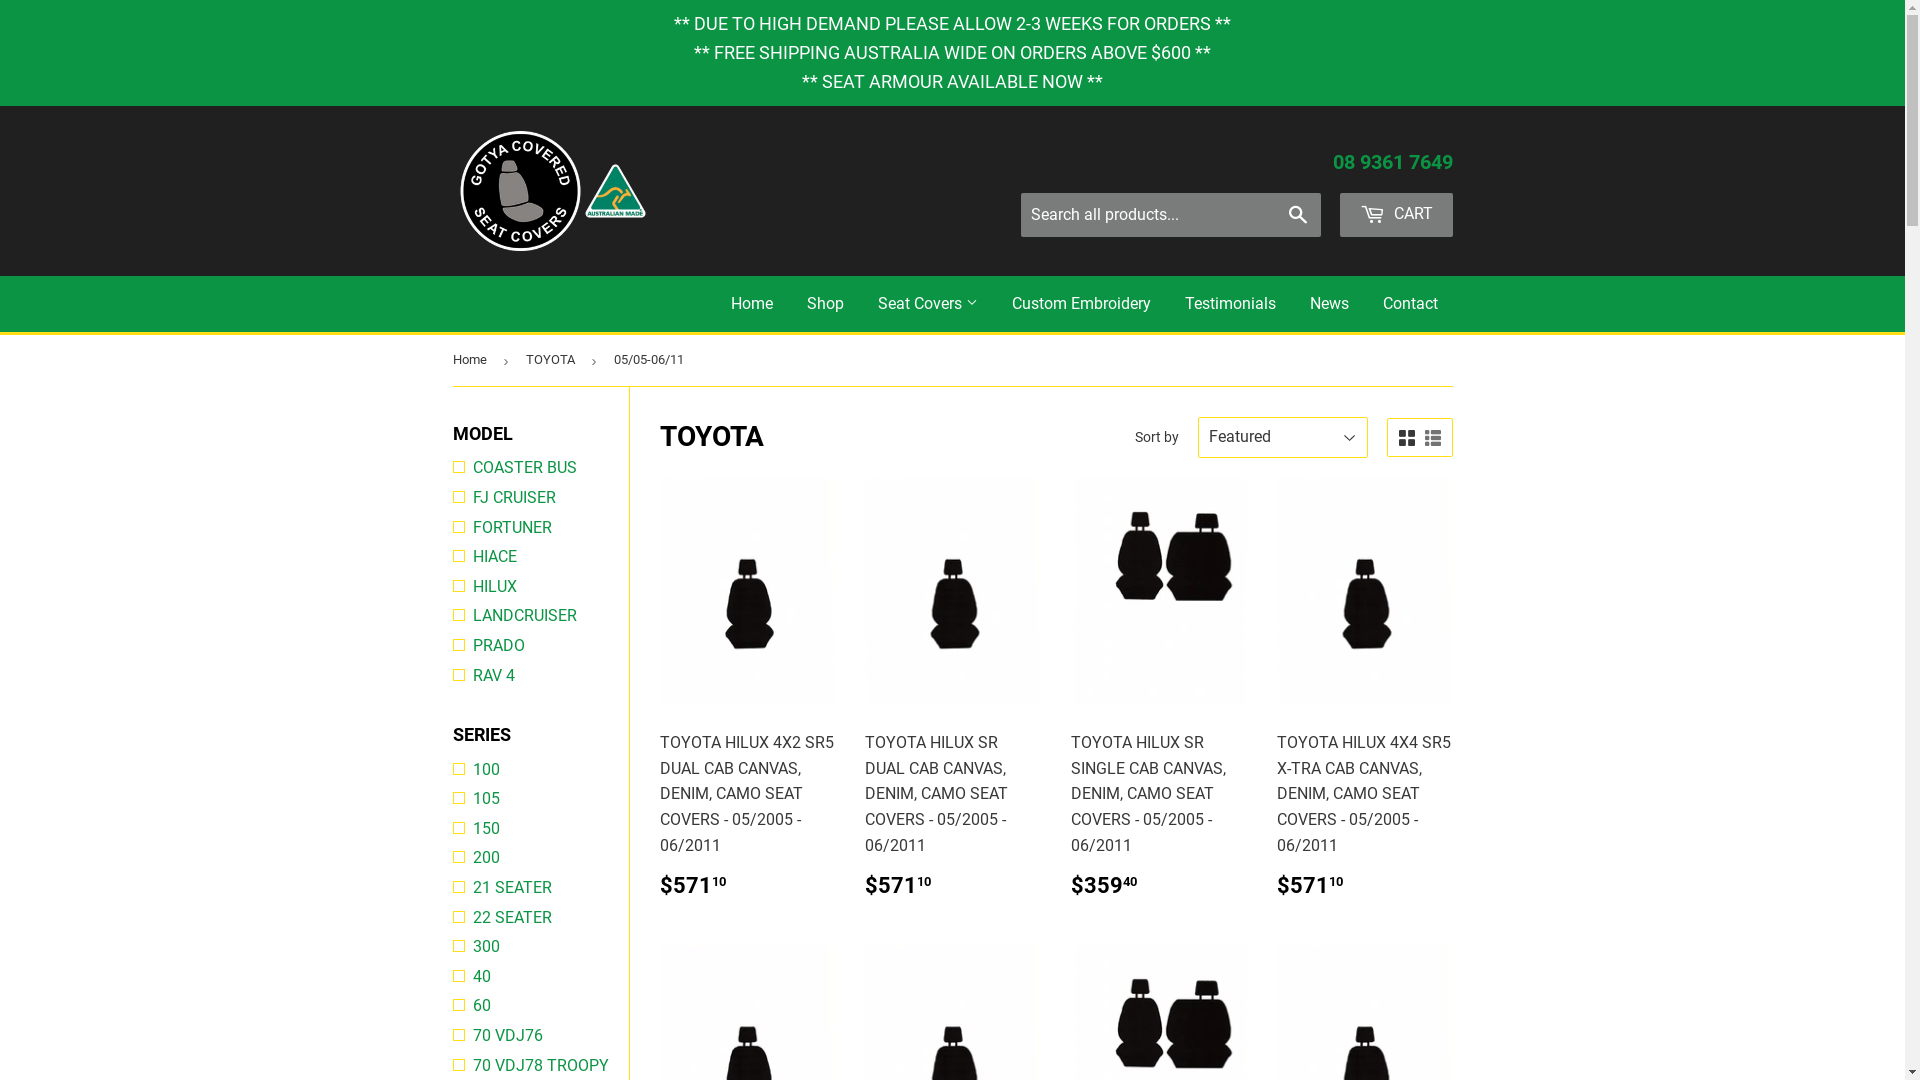  Describe the element at coordinates (539, 675) in the screenshot. I see `'RAV 4'` at that location.